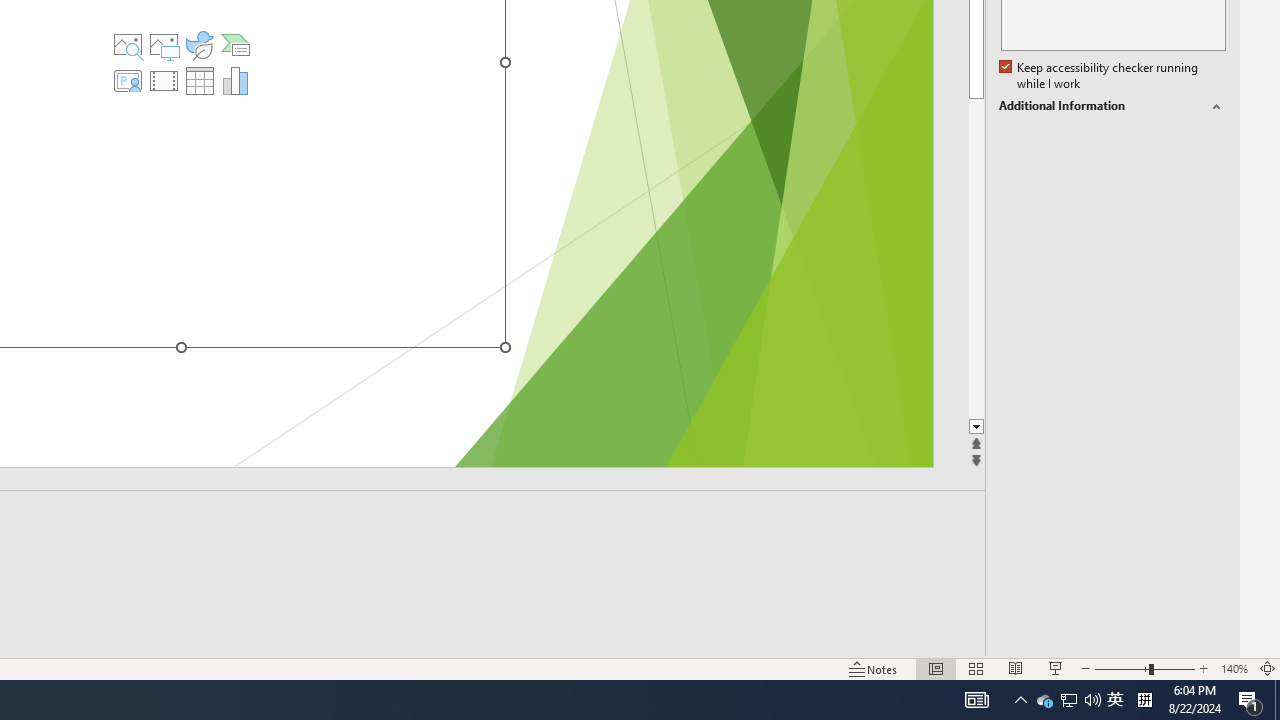 The image size is (1280, 720). Describe the element at coordinates (164, 80) in the screenshot. I see `'Insert Video'` at that location.